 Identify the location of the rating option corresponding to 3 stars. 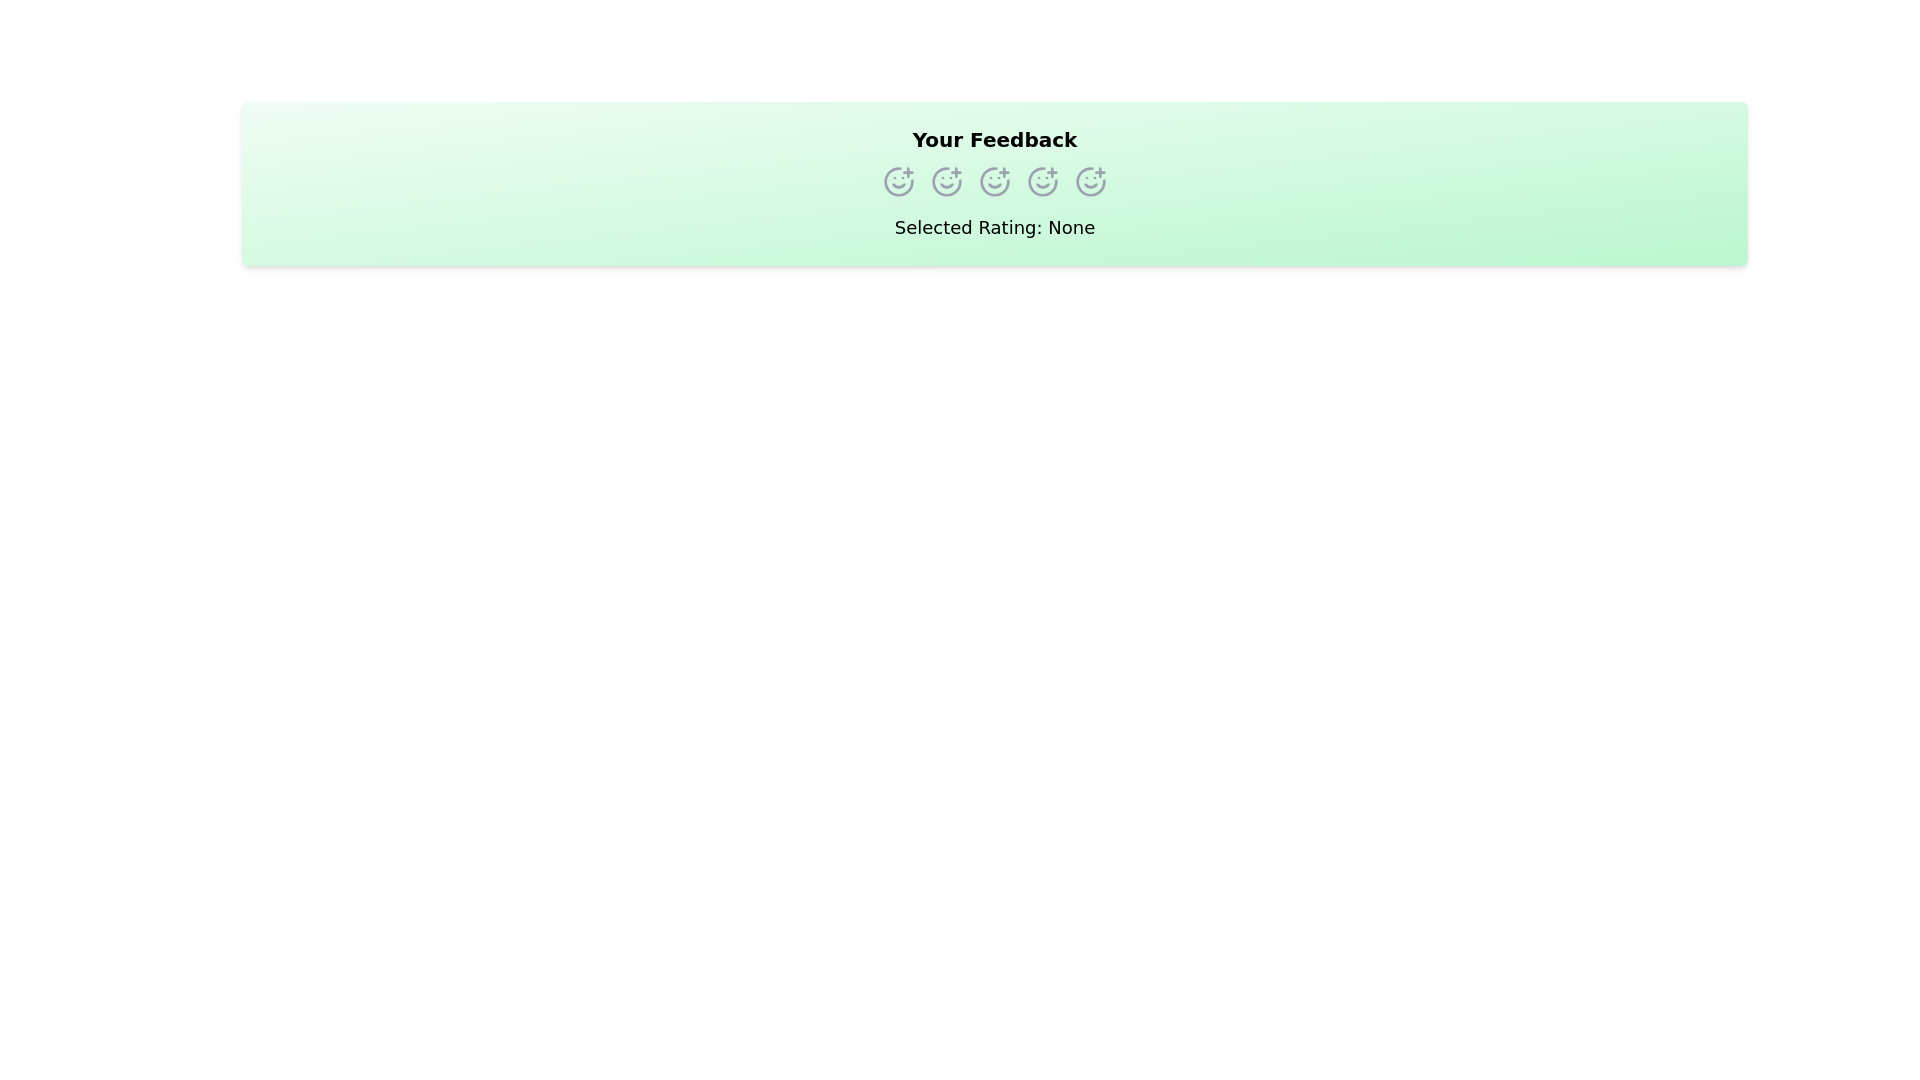
(994, 181).